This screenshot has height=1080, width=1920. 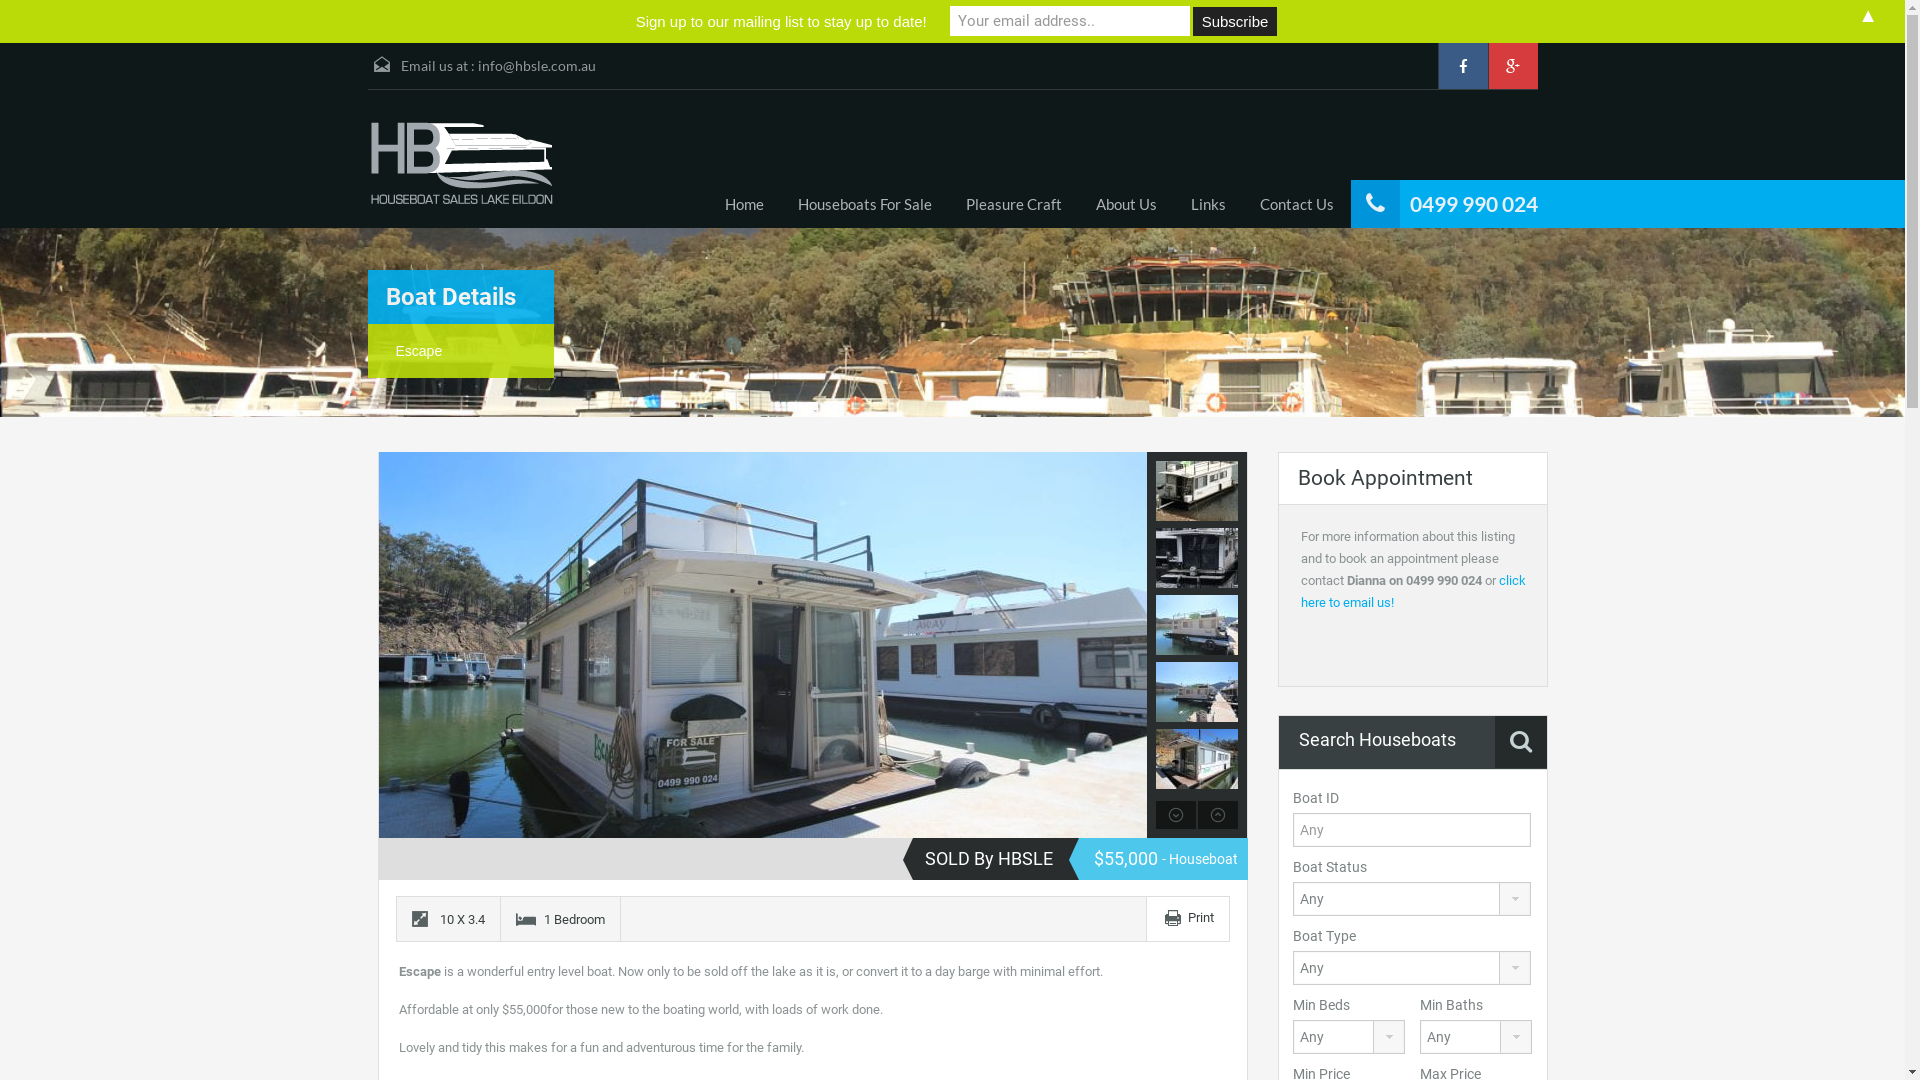 What do you see at coordinates (1207, 204) in the screenshot?
I see `'Links'` at bounding box center [1207, 204].